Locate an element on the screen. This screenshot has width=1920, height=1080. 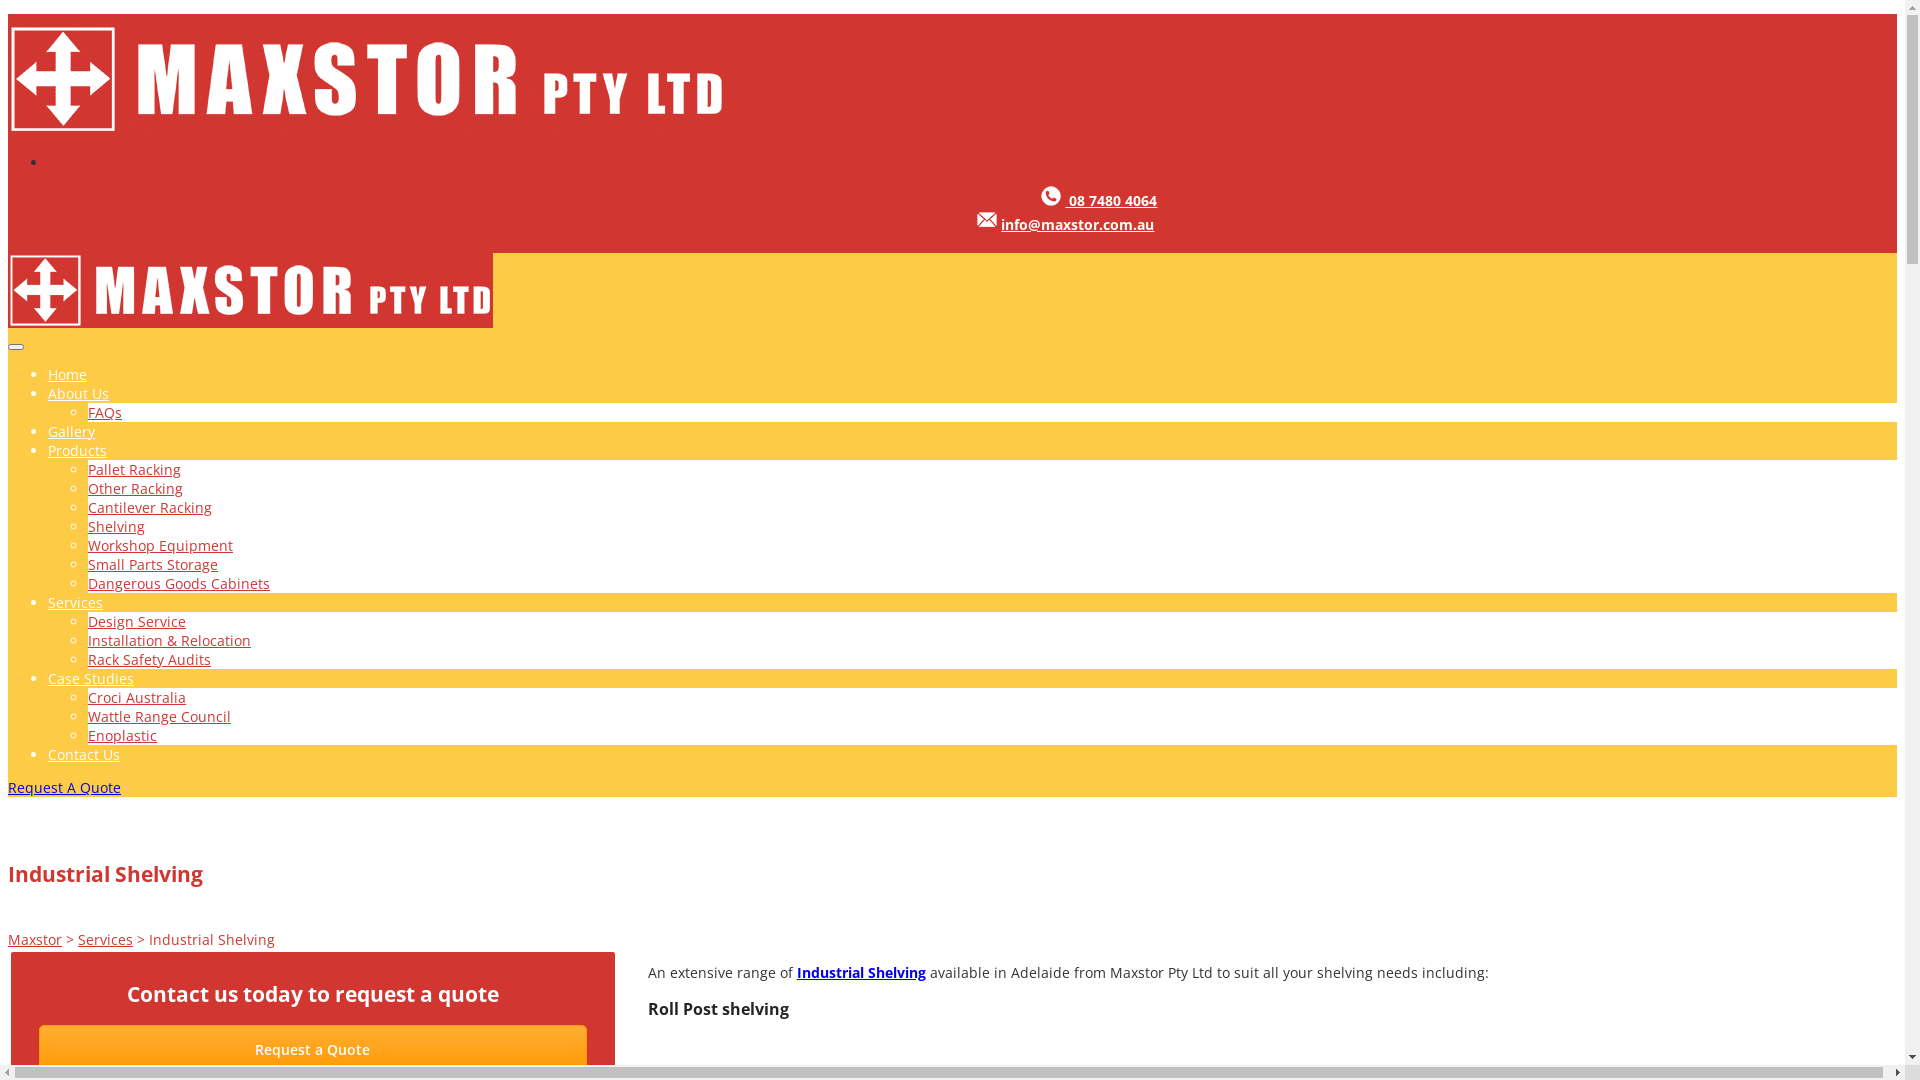
'Shelving' is located at coordinates (115, 525).